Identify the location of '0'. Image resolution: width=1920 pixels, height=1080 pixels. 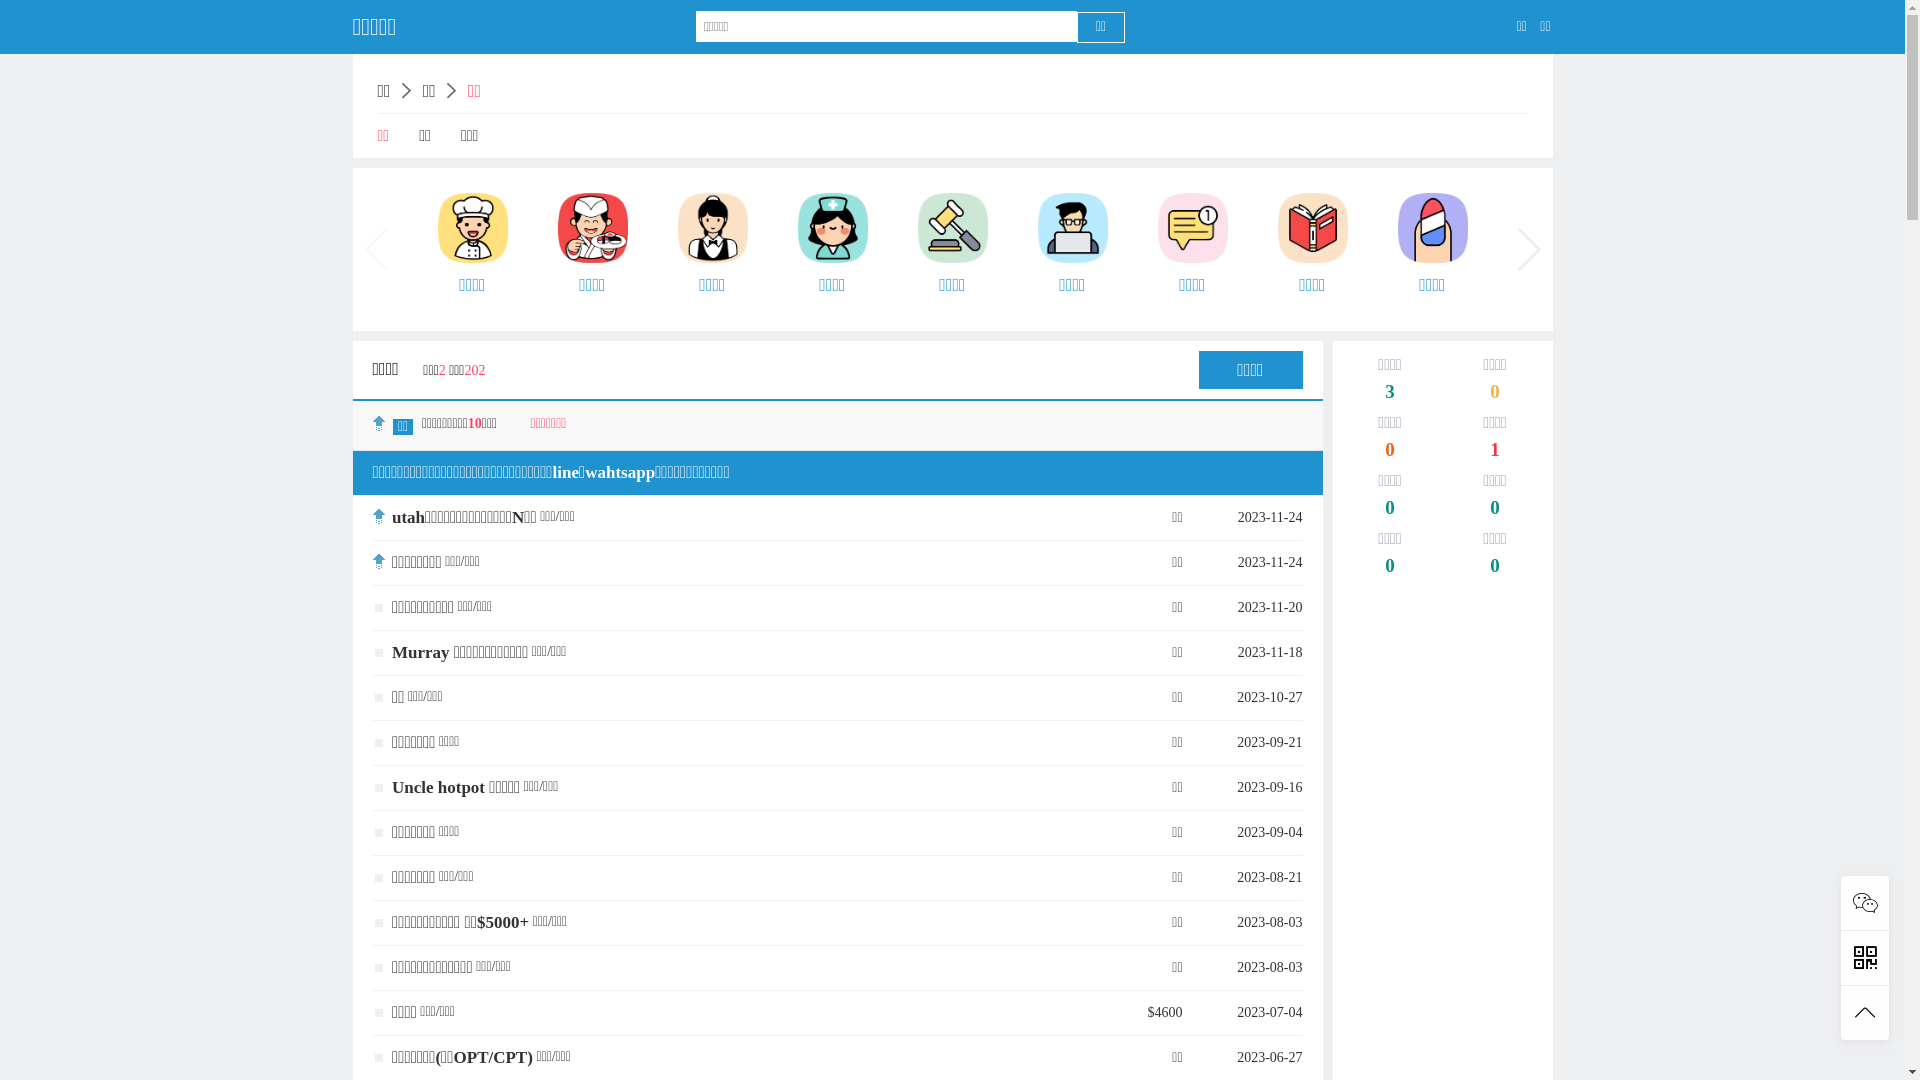
(1494, 567).